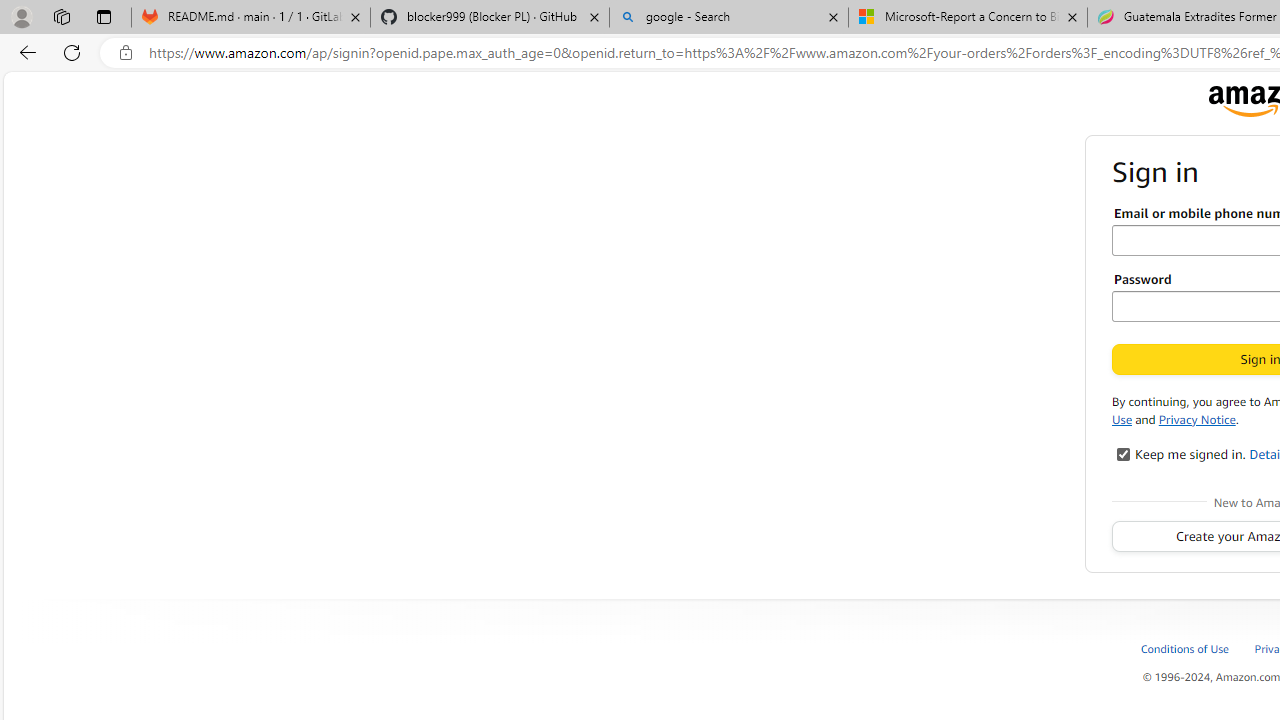 This screenshot has height=720, width=1280. I want to click on 'Conditions of Use ', so click(1185, 648).